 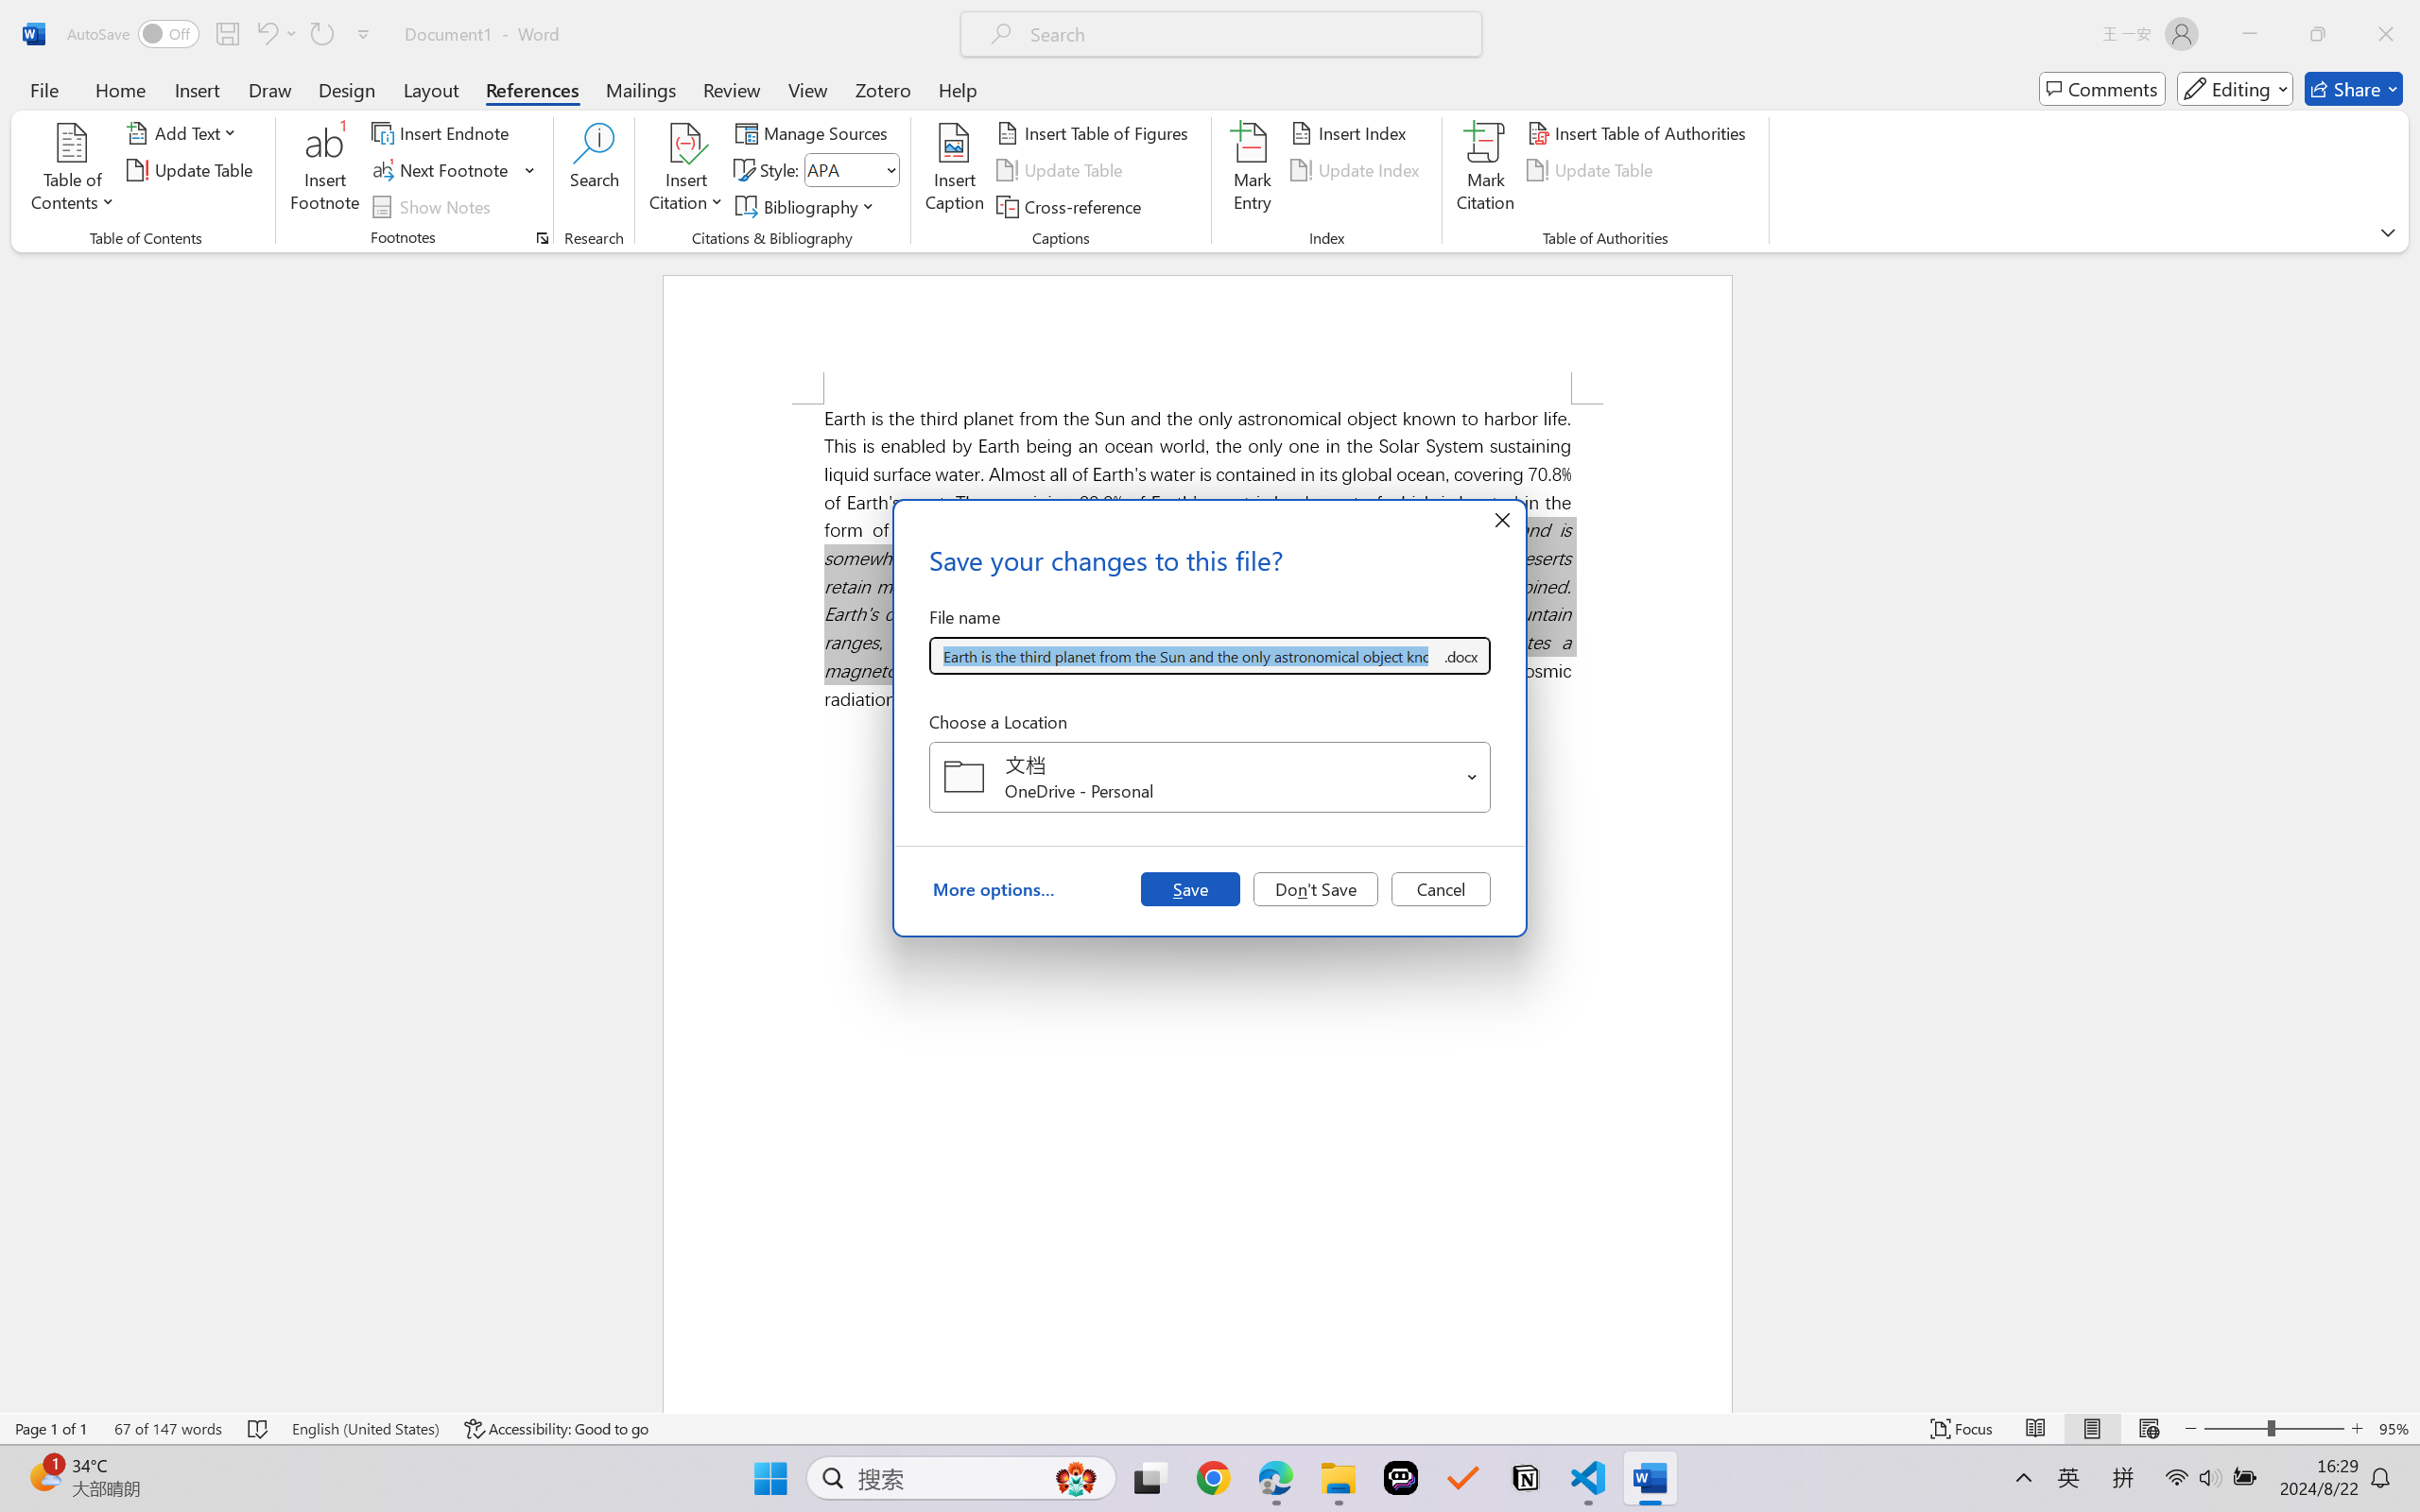 I want to click on 'Don', so click(x=1315, y=887).